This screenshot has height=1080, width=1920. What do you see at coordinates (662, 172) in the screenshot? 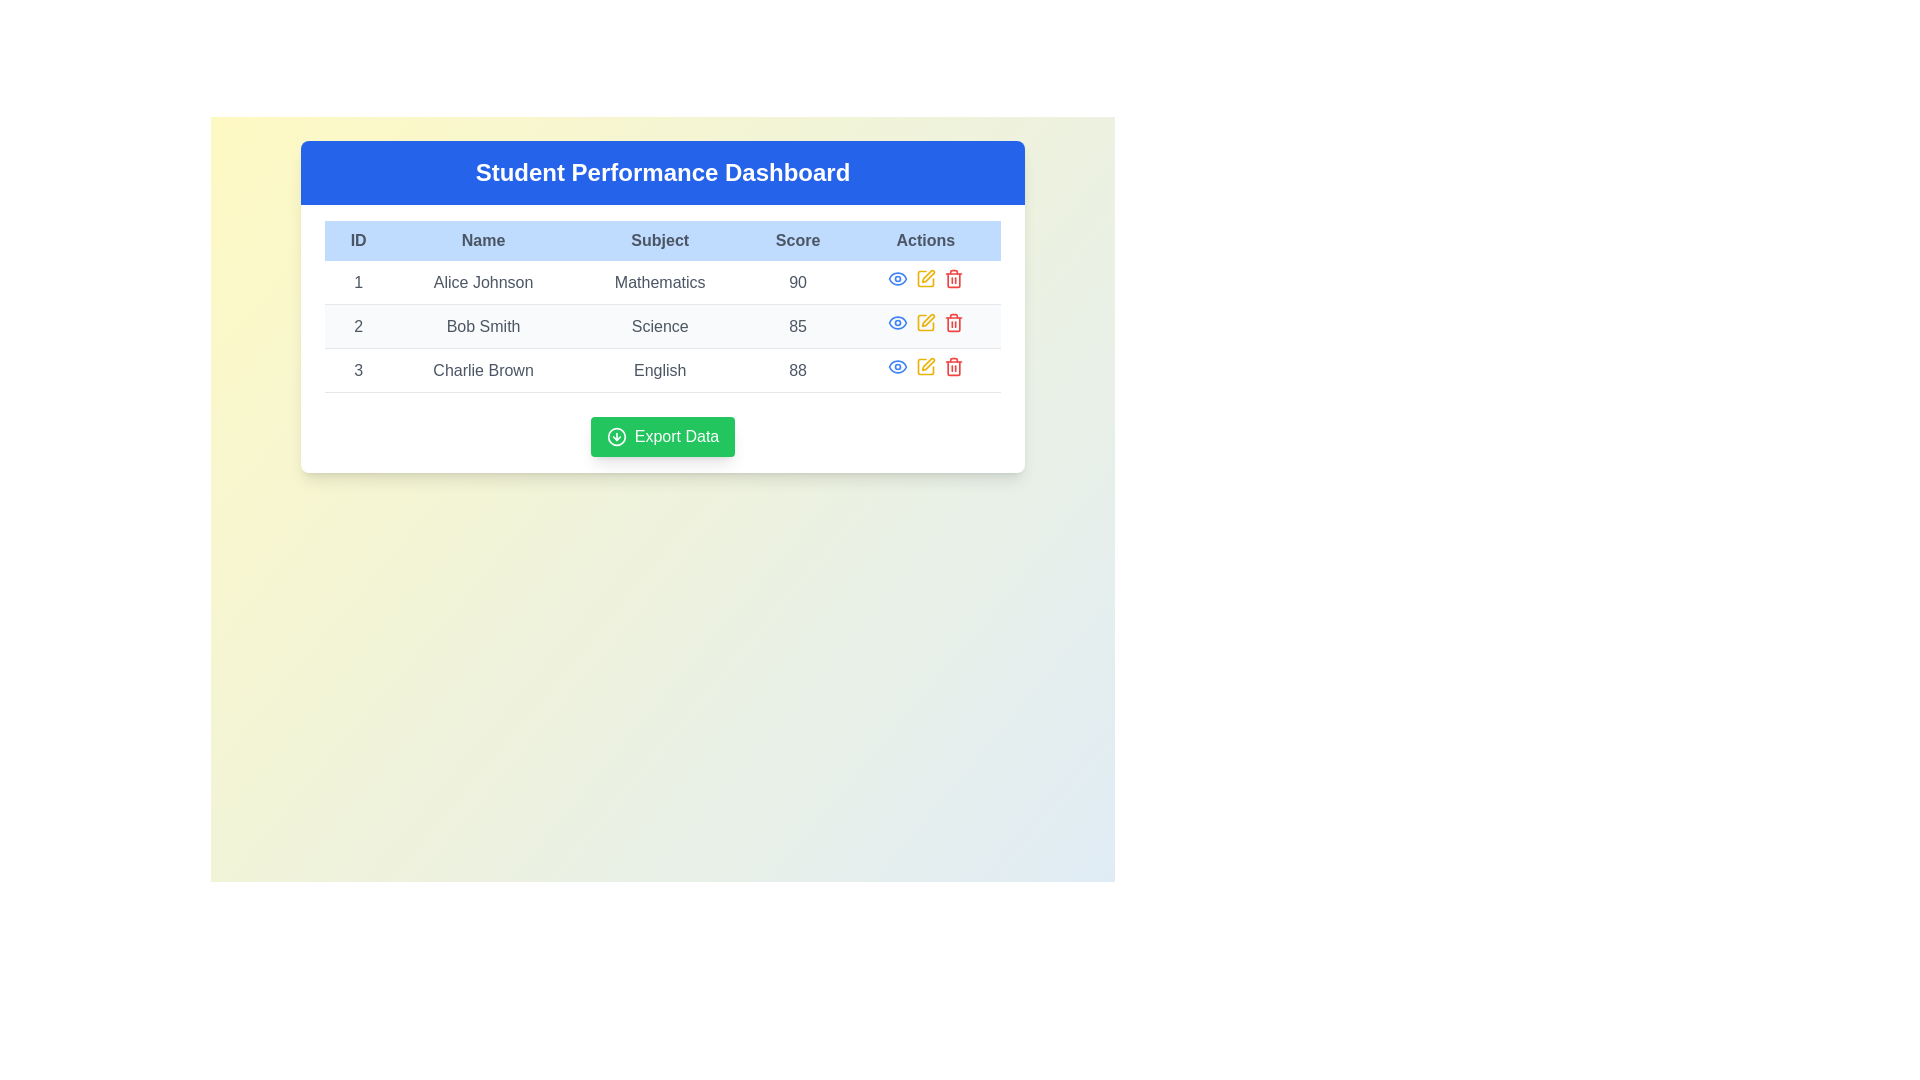
I see `the bold, large-sized text displaying 'Student Performance Dashboard', which is center-aligned and located at the top of the interface in a blue header section` at bounding box center [662, 172].